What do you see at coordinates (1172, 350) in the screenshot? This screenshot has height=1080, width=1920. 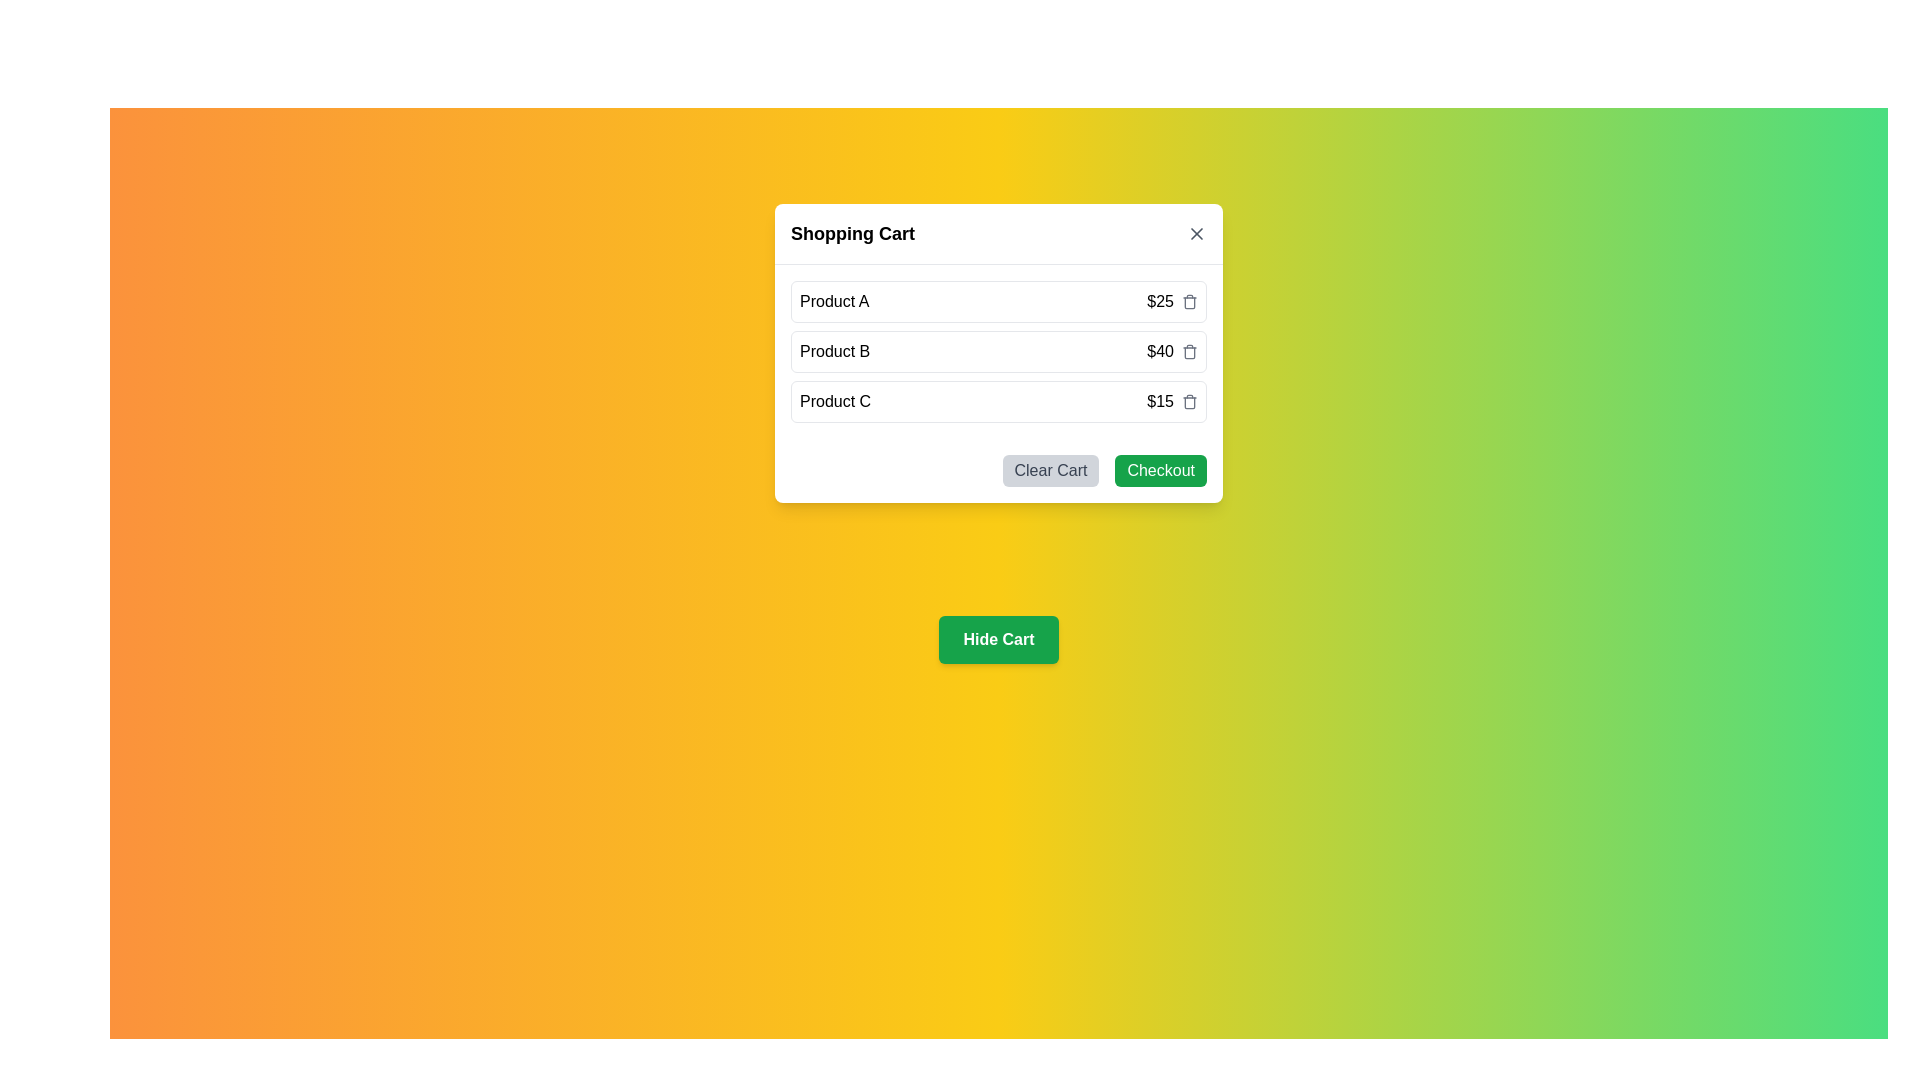 I see `the static text displaying the price of 'Product B' in the shopping cart dialog, located to the right of 'Product B' label and left of the trash icon` at bounding box center [1172, 350].